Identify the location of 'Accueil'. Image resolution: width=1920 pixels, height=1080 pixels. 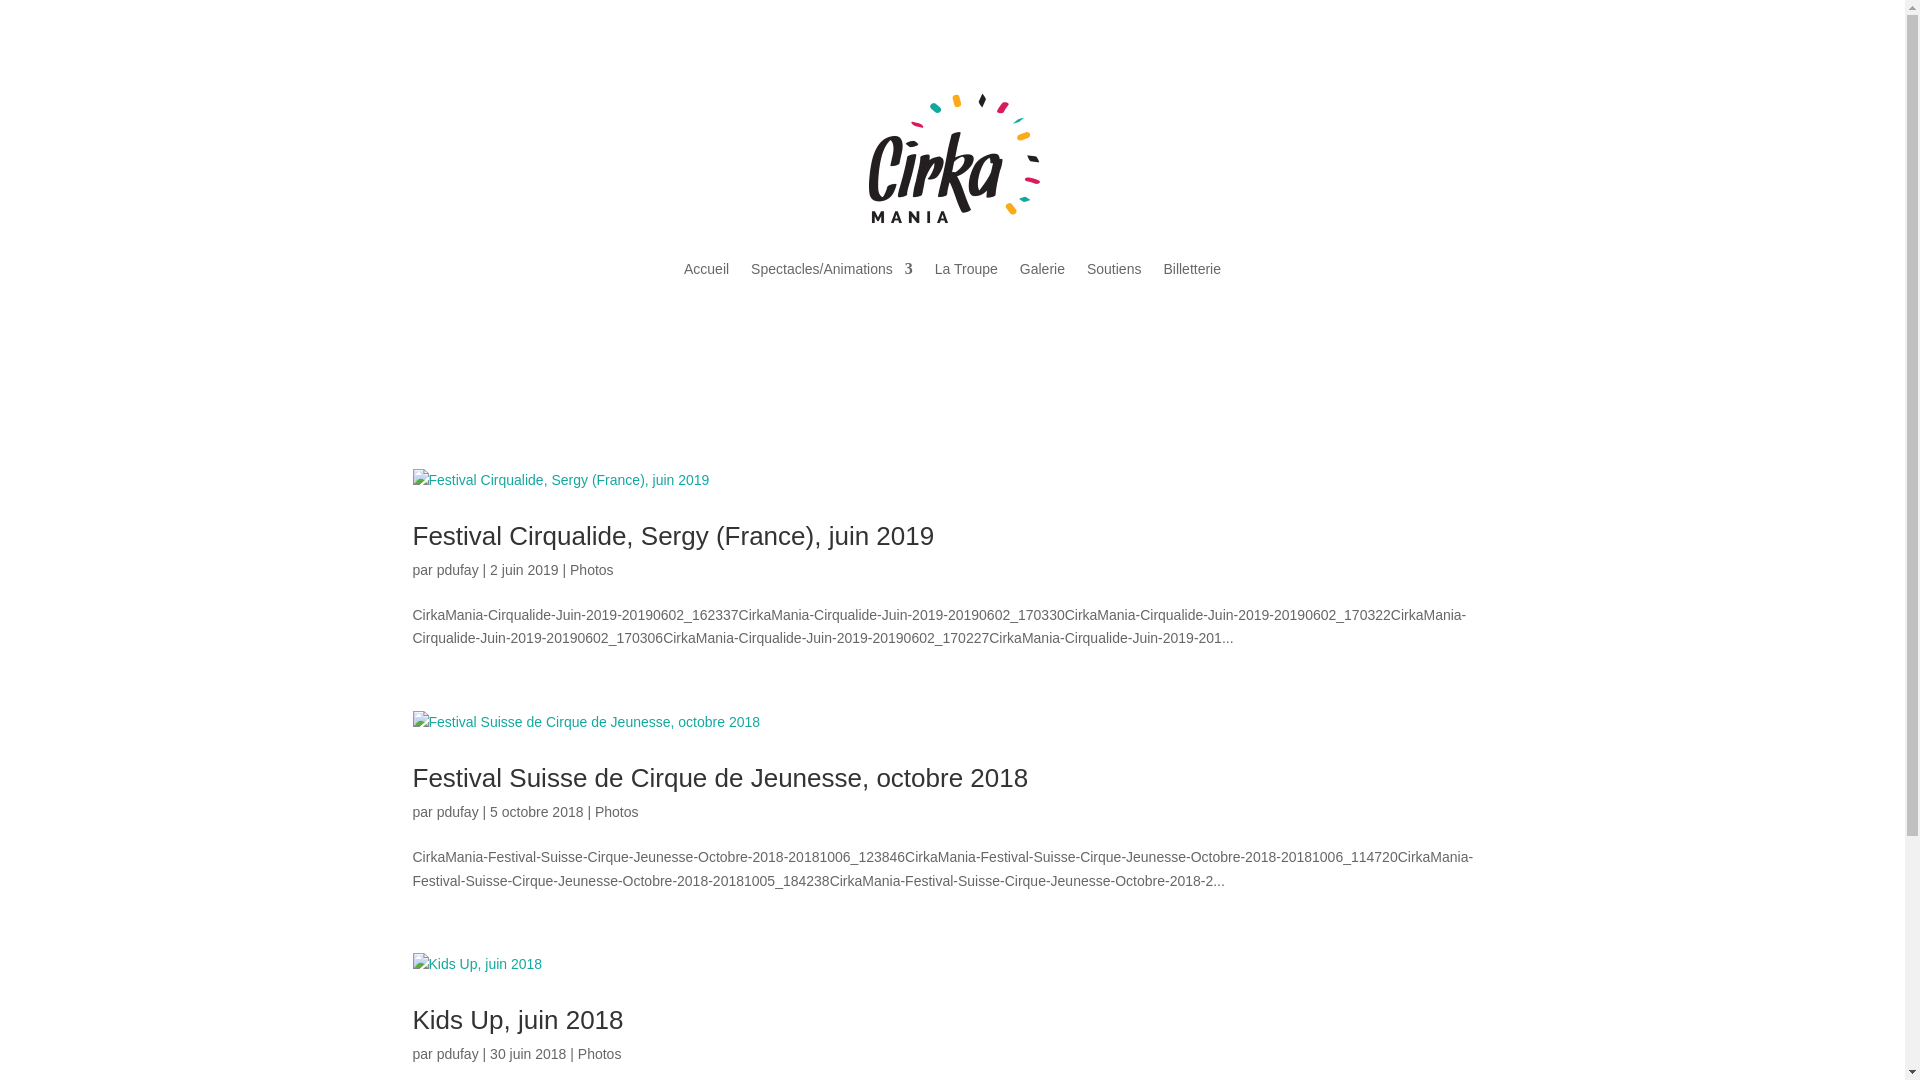
(706, 268).